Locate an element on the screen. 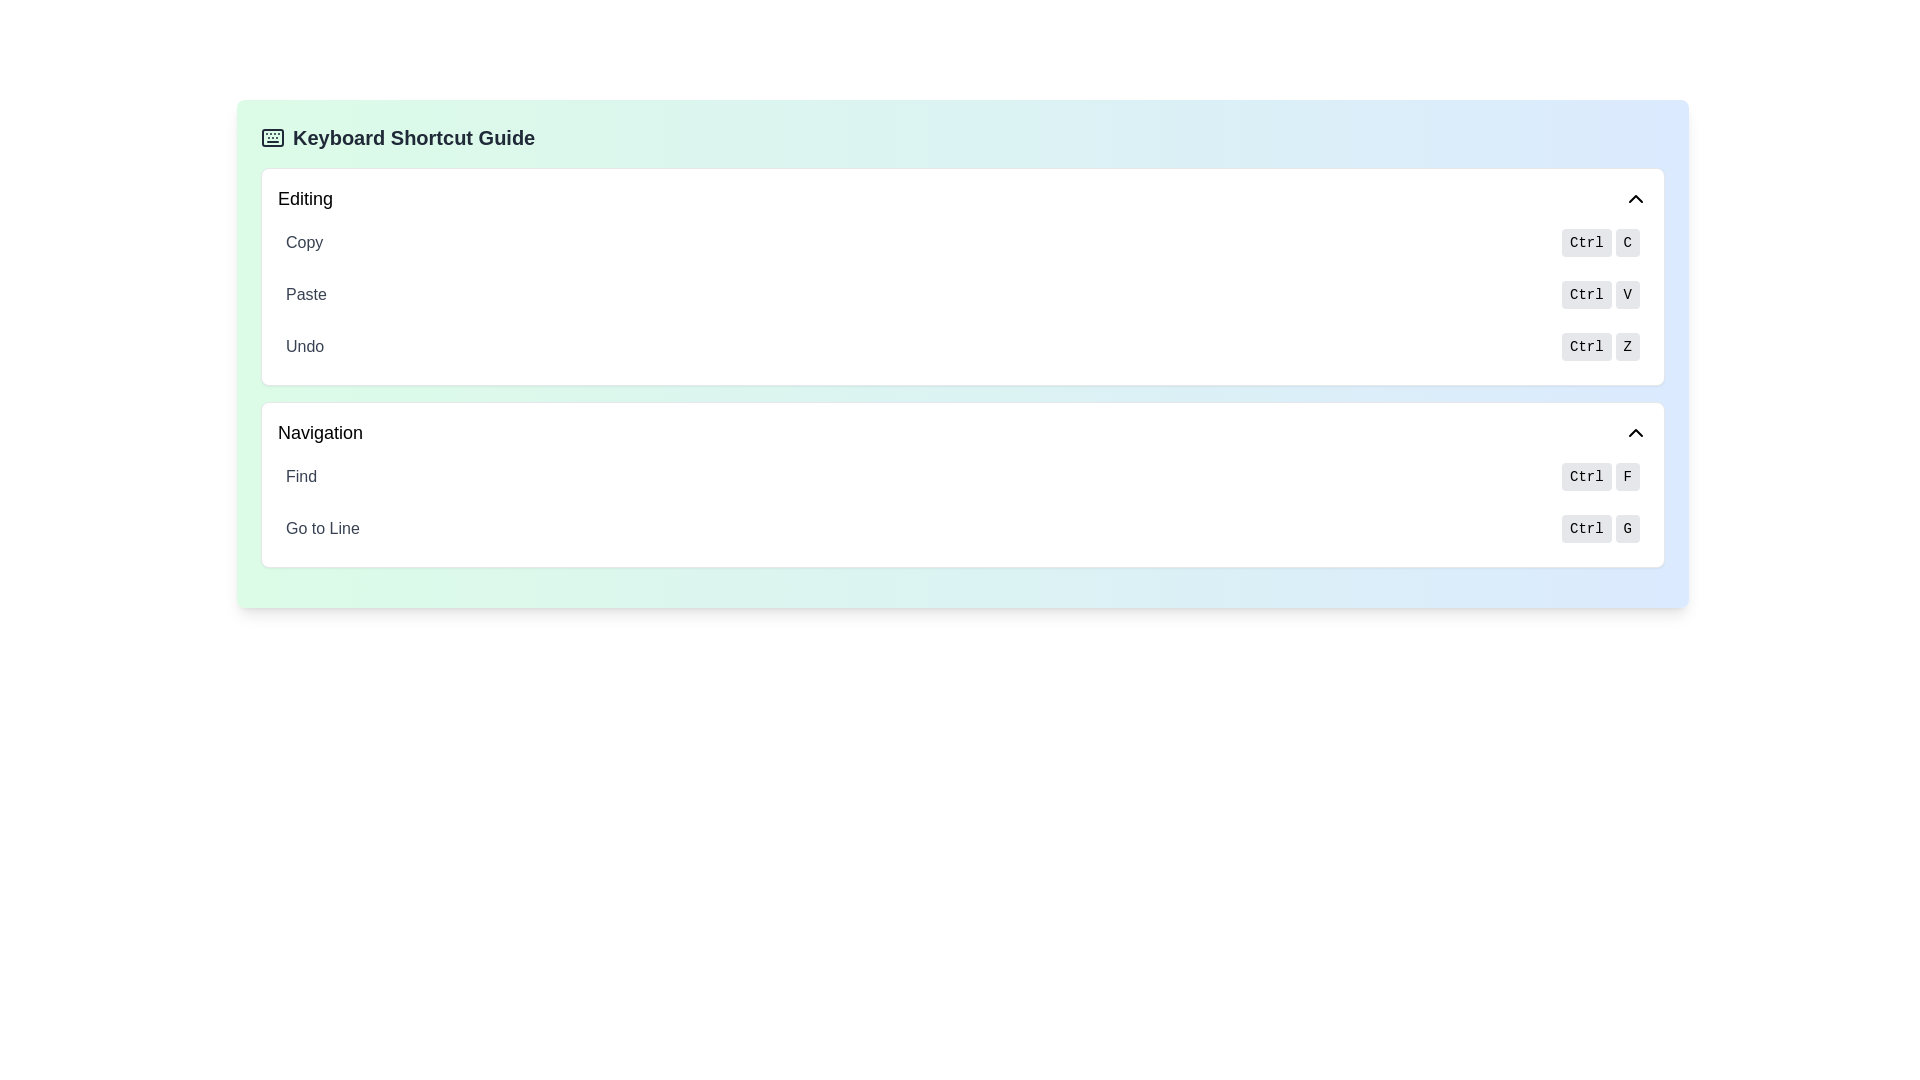 Image resolution: width=1920 pixels, height=1080 pixels. the visual representation of the keyboard shortcut key 'F' located in the 'Find' row under the 'Navigation' category in the 'Keyboard Shortcut Guide' is located at coordinates (1627, 477).